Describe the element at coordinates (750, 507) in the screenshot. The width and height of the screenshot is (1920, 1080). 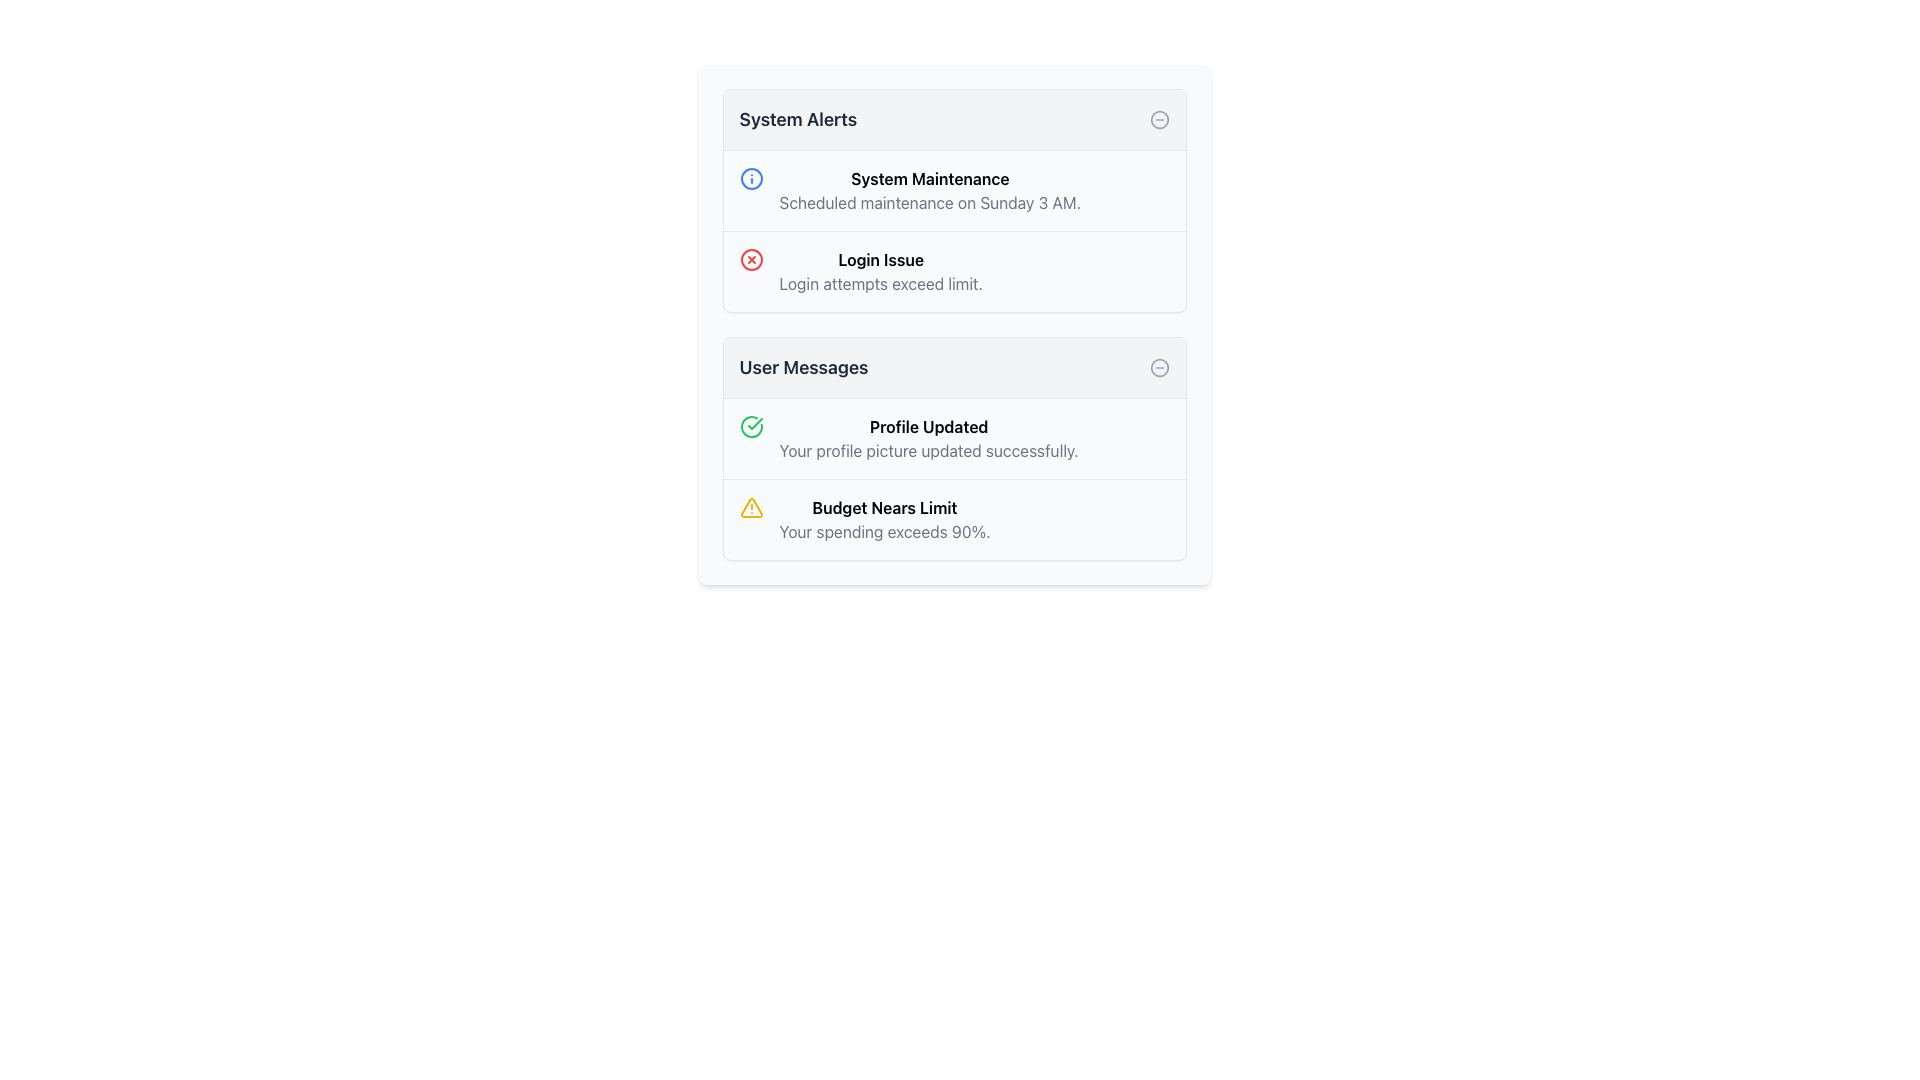
I see `the yellow outlined triangular warning icon located to the left of the 'Budget Nears Limit' notification in the 'User Messages' section` at that location.